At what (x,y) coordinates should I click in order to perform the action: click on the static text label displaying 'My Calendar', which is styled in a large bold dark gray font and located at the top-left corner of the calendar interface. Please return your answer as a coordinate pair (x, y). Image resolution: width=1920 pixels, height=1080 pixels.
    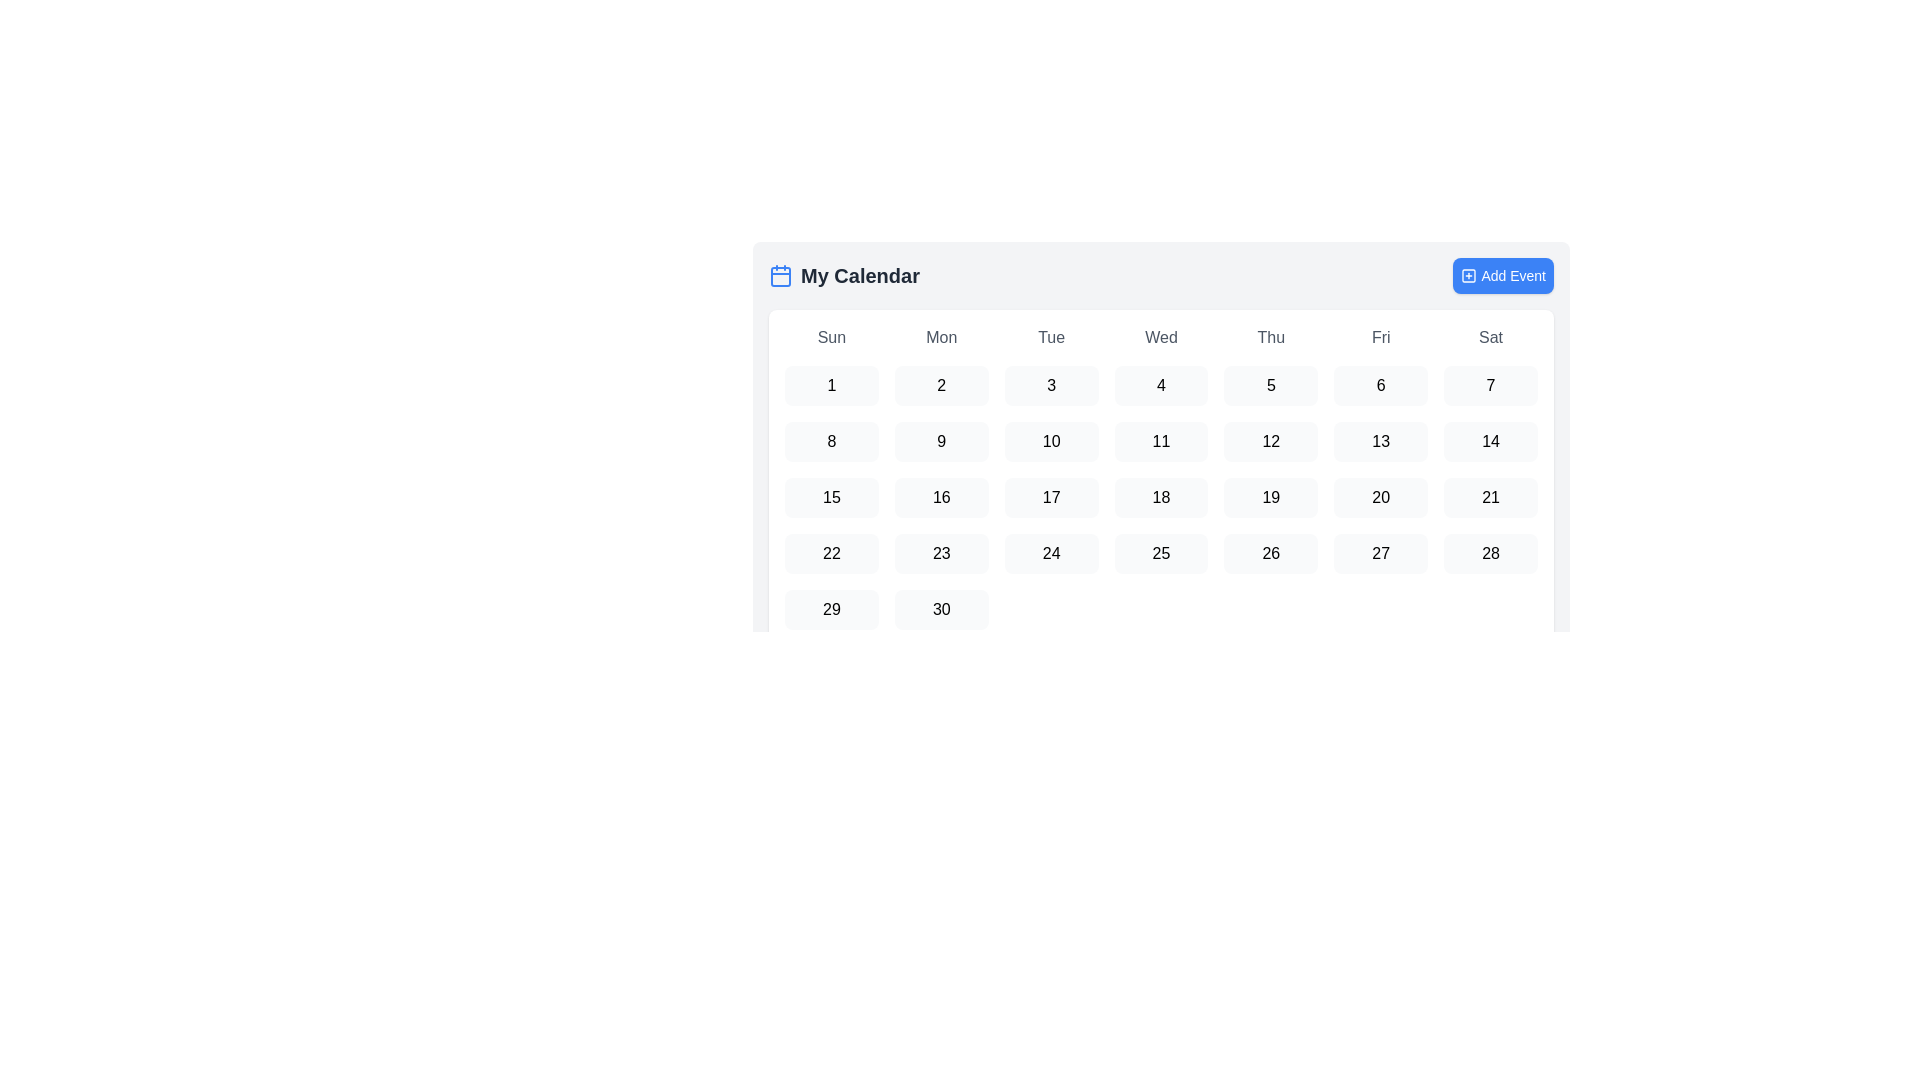
    Looking at the image, I should click on (860, 276).